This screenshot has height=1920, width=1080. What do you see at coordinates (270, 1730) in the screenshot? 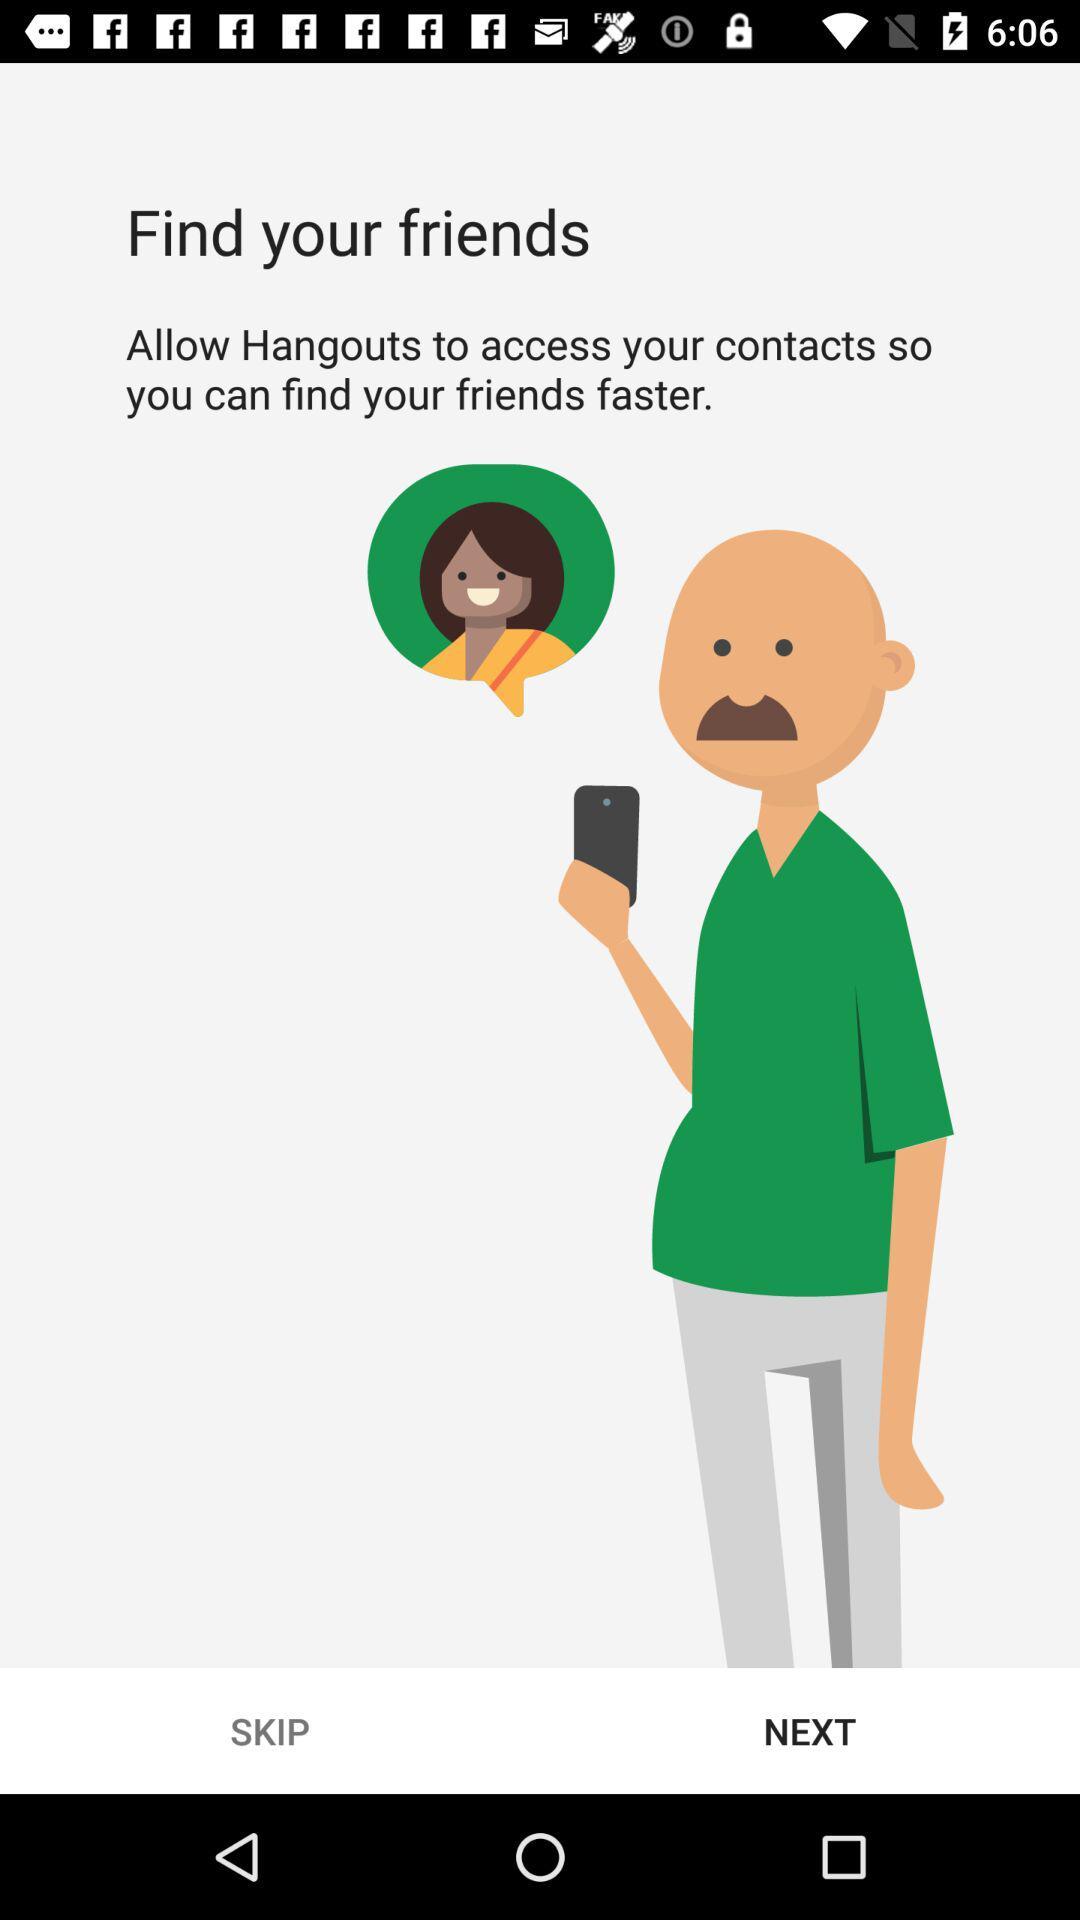
I see `the button next to next button` at bounding box center [270, 1730].